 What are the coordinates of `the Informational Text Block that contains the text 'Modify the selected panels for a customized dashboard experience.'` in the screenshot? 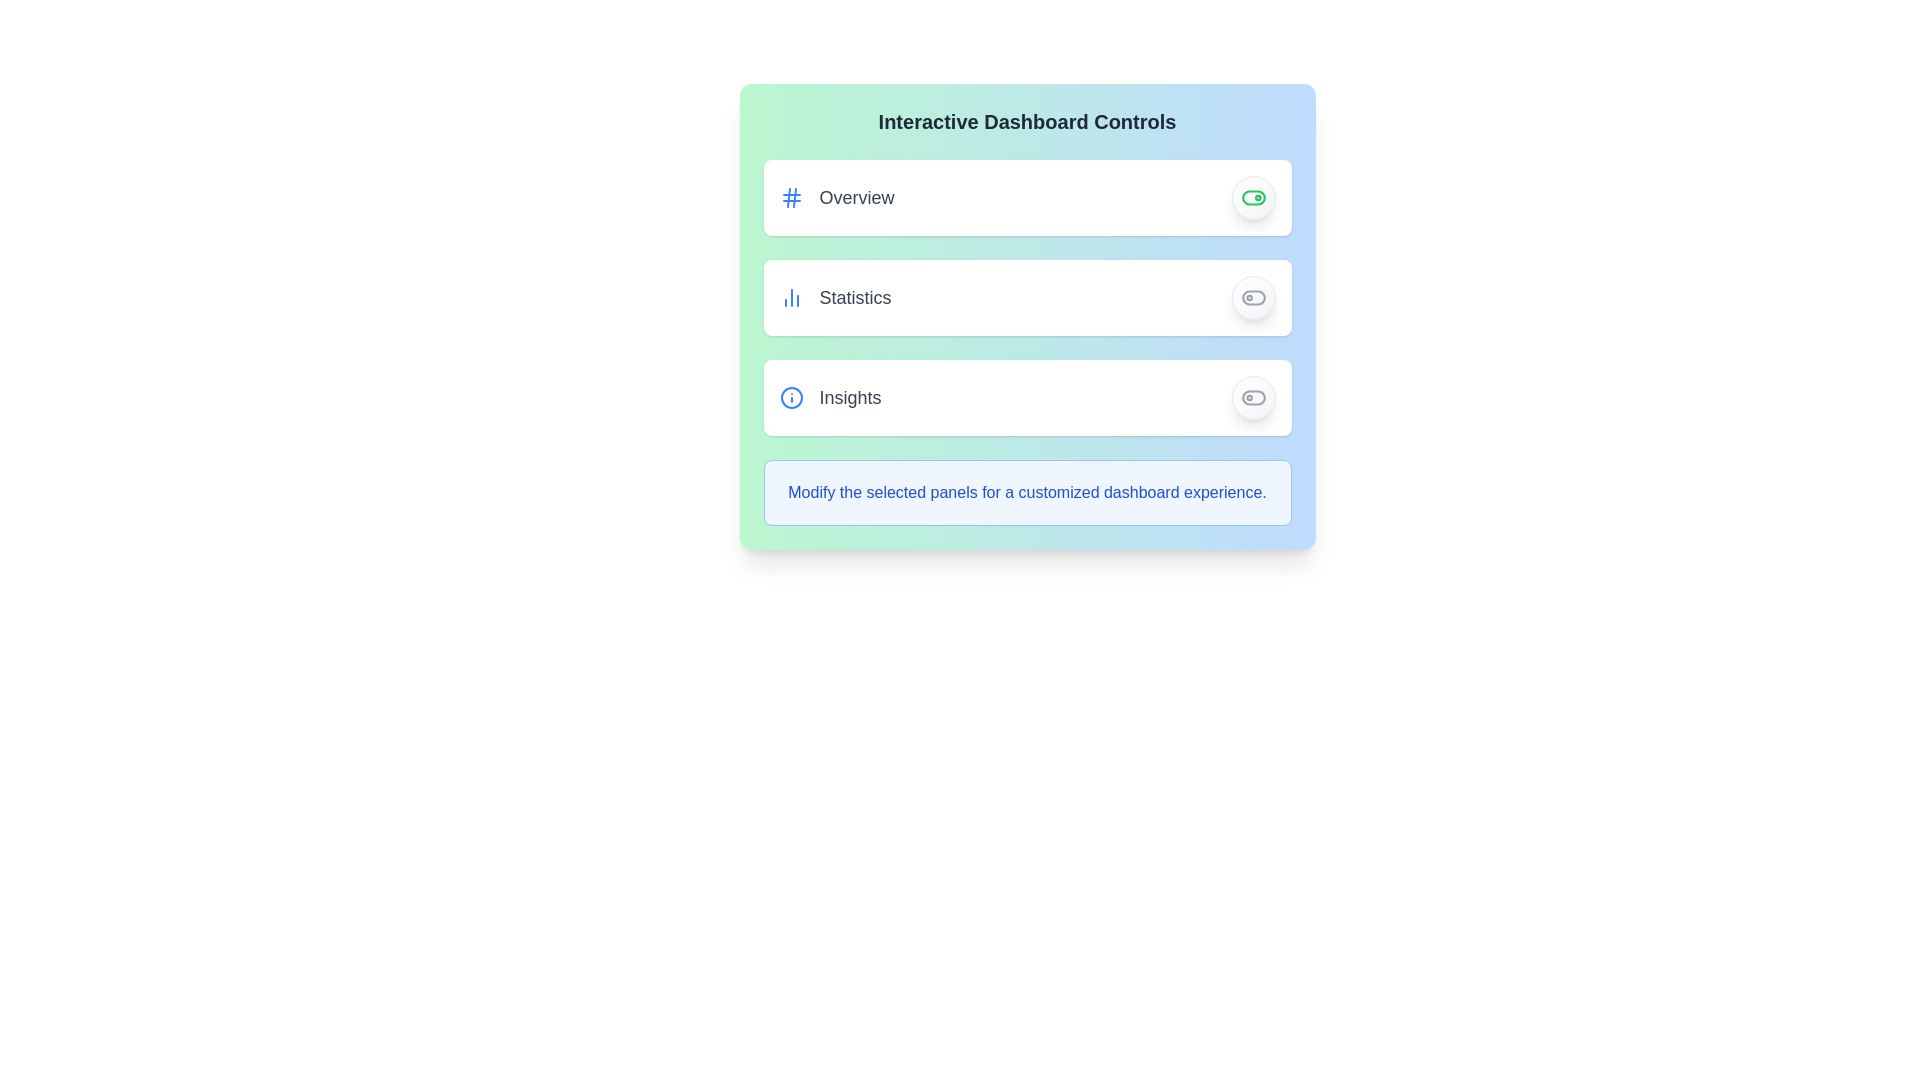 It's located at (1027, 493).